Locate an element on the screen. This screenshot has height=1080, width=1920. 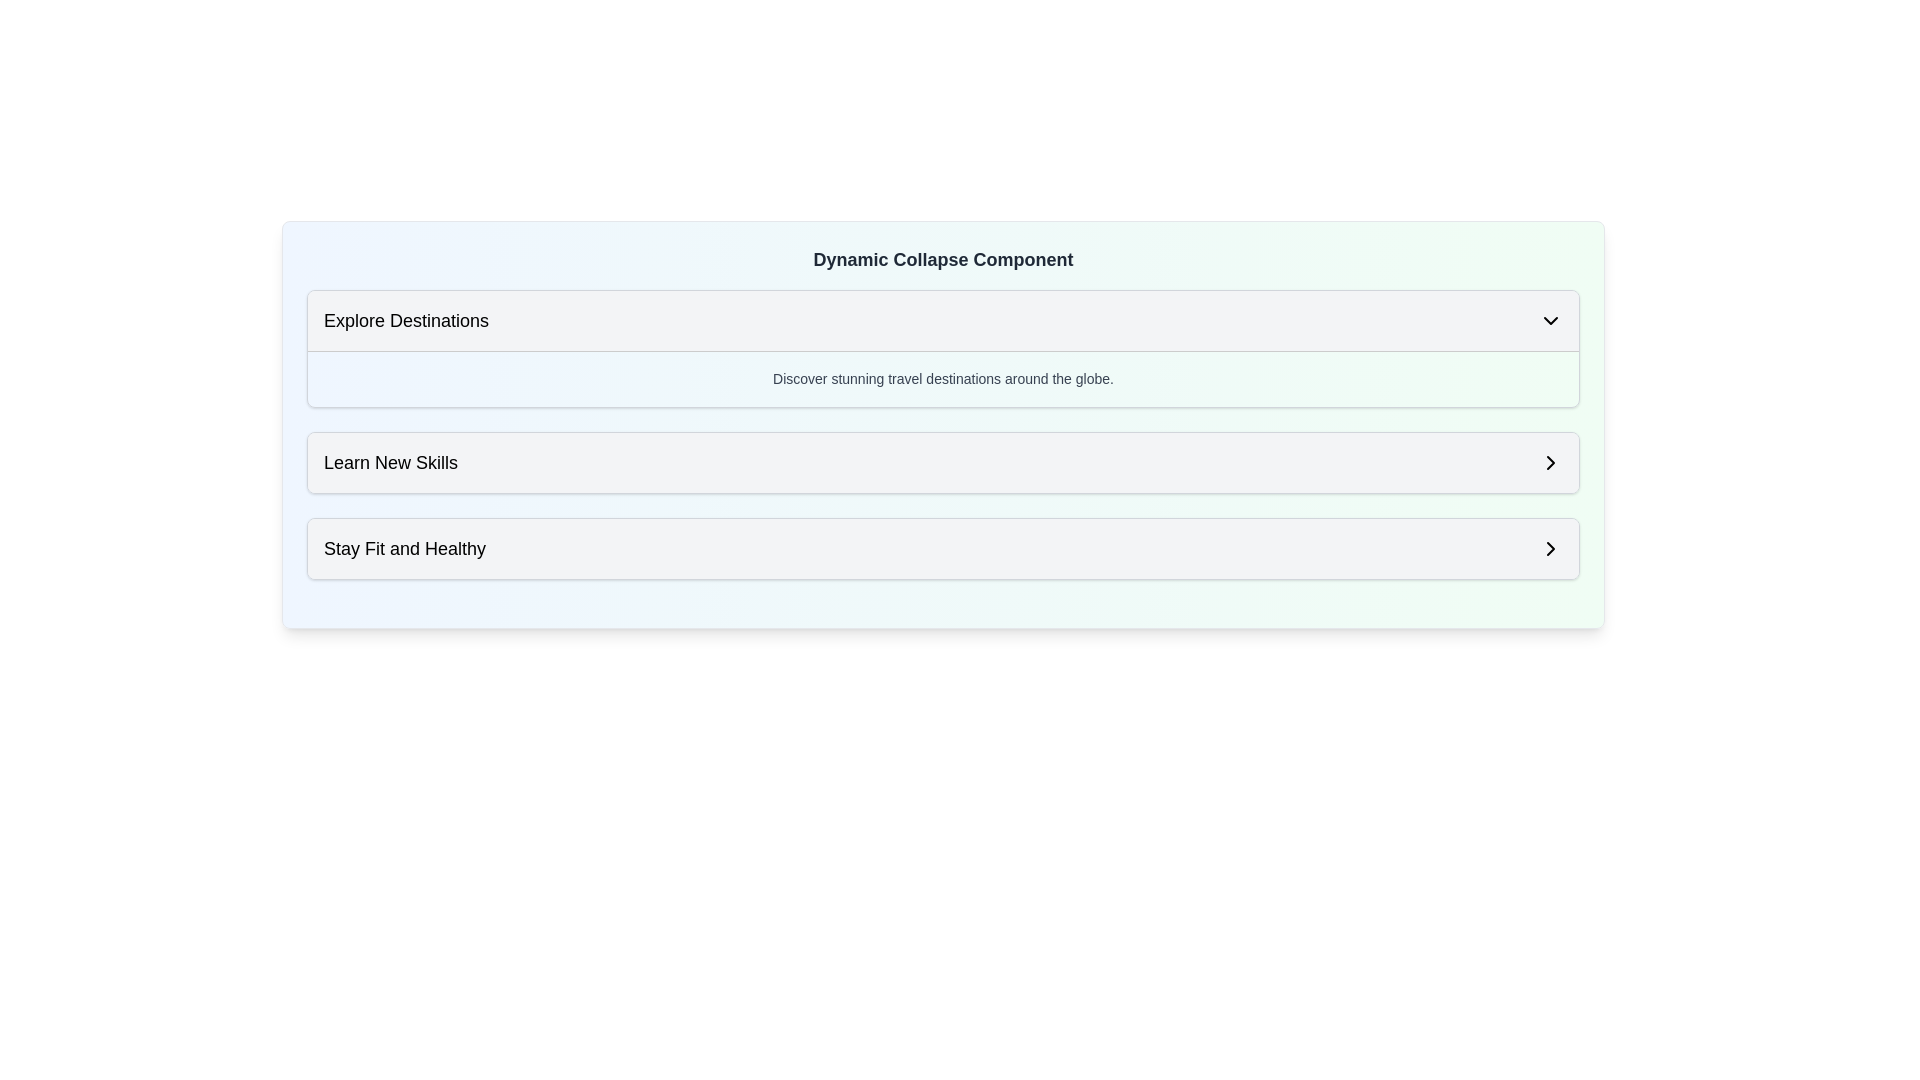
the rightward-pointing chevron icon located at the far right edge of the 'Learn New Skills' section is located at coordinates (1549, 462).